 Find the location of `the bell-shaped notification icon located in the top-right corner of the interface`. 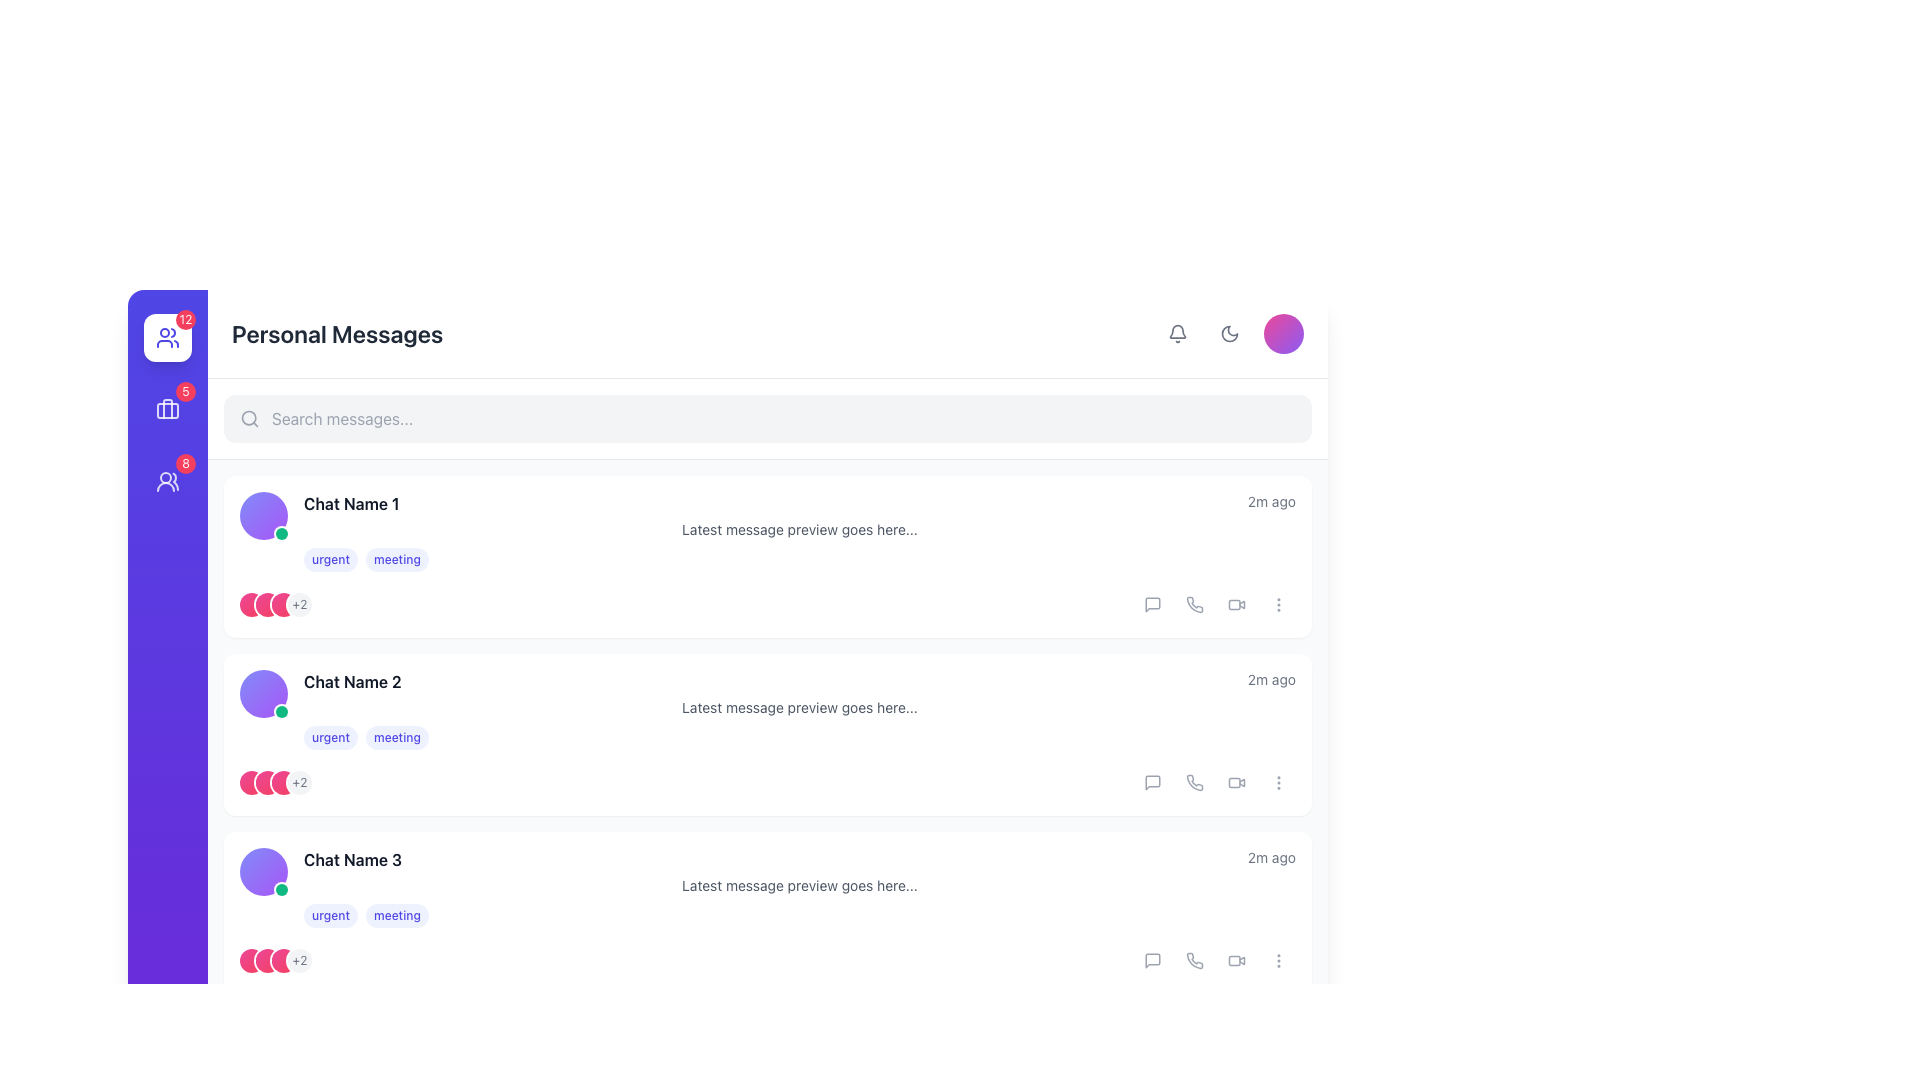

the bell-shaped notification icon located in the top-right corner of the interface is located at coordinates (1177, 333).